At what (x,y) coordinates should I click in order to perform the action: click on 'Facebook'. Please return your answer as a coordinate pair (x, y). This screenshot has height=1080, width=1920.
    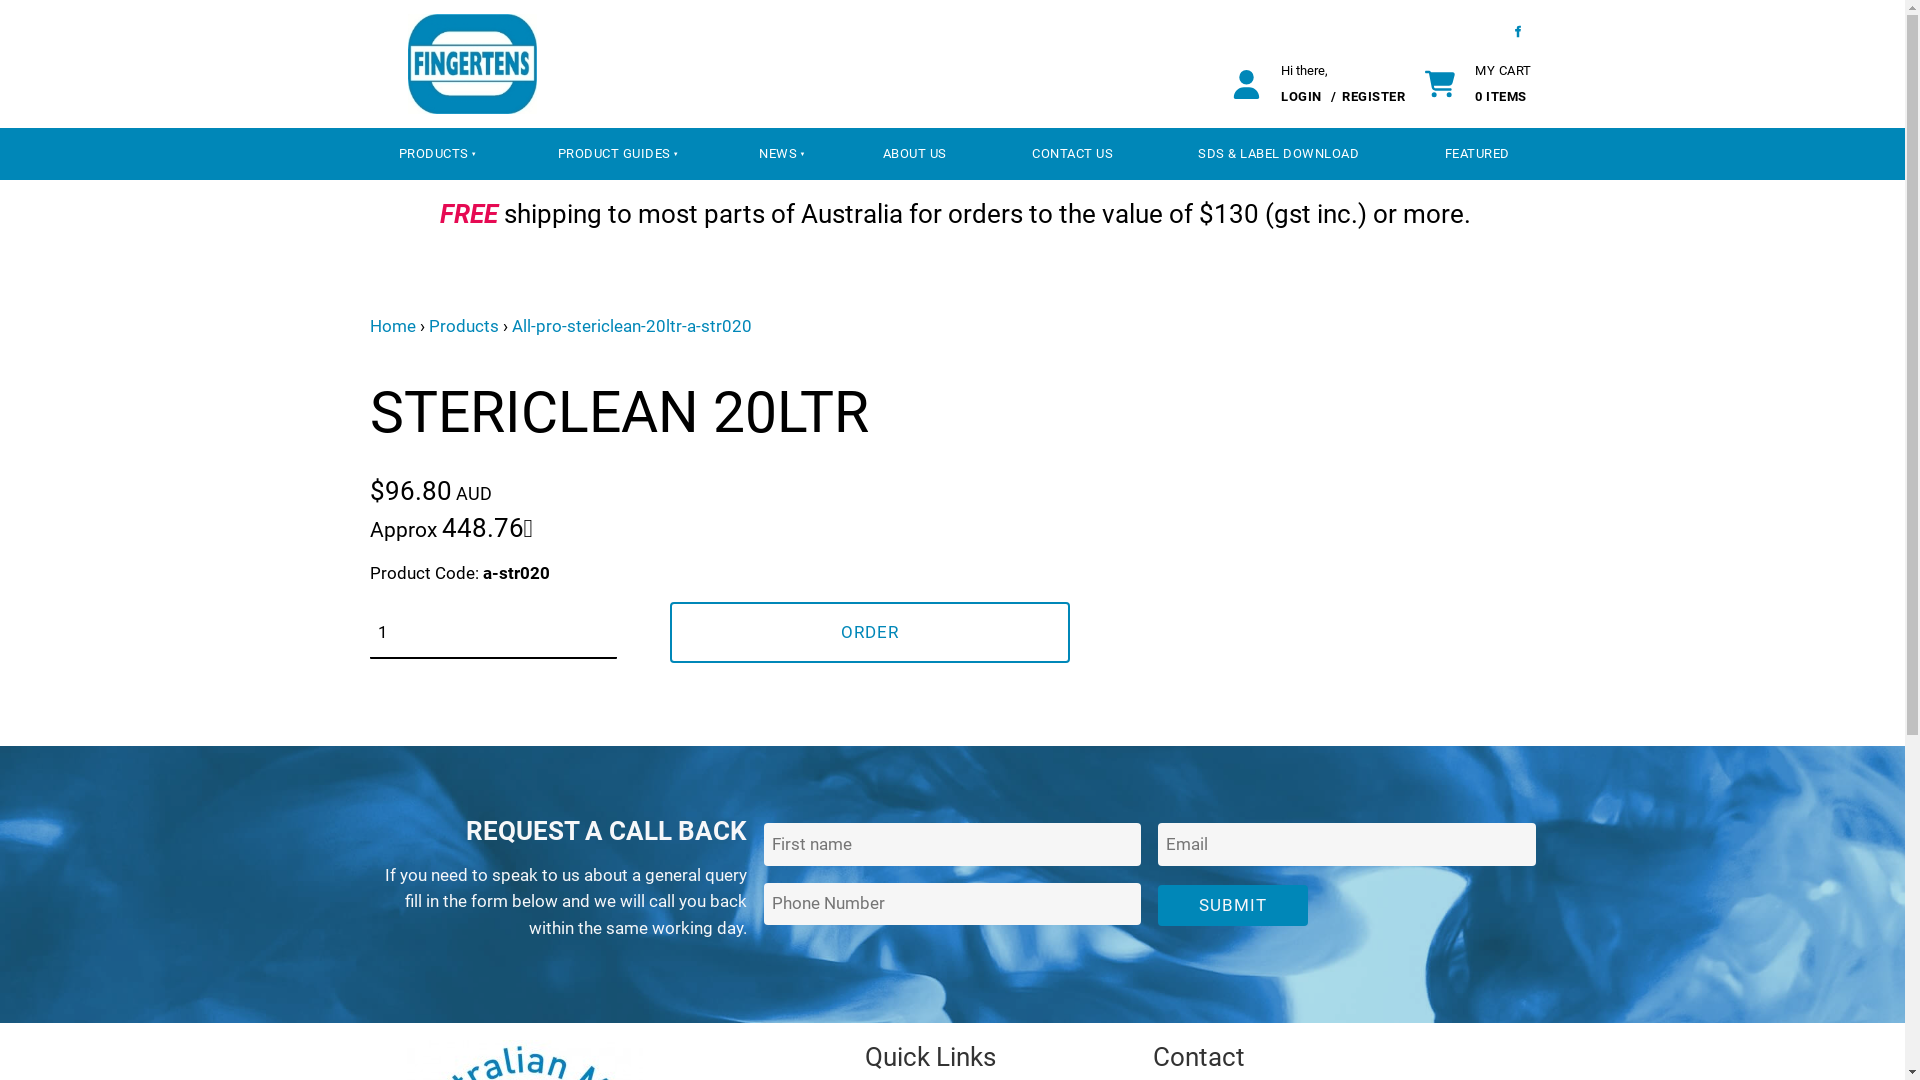
    Looking at the image, I should click on (1517, 31).